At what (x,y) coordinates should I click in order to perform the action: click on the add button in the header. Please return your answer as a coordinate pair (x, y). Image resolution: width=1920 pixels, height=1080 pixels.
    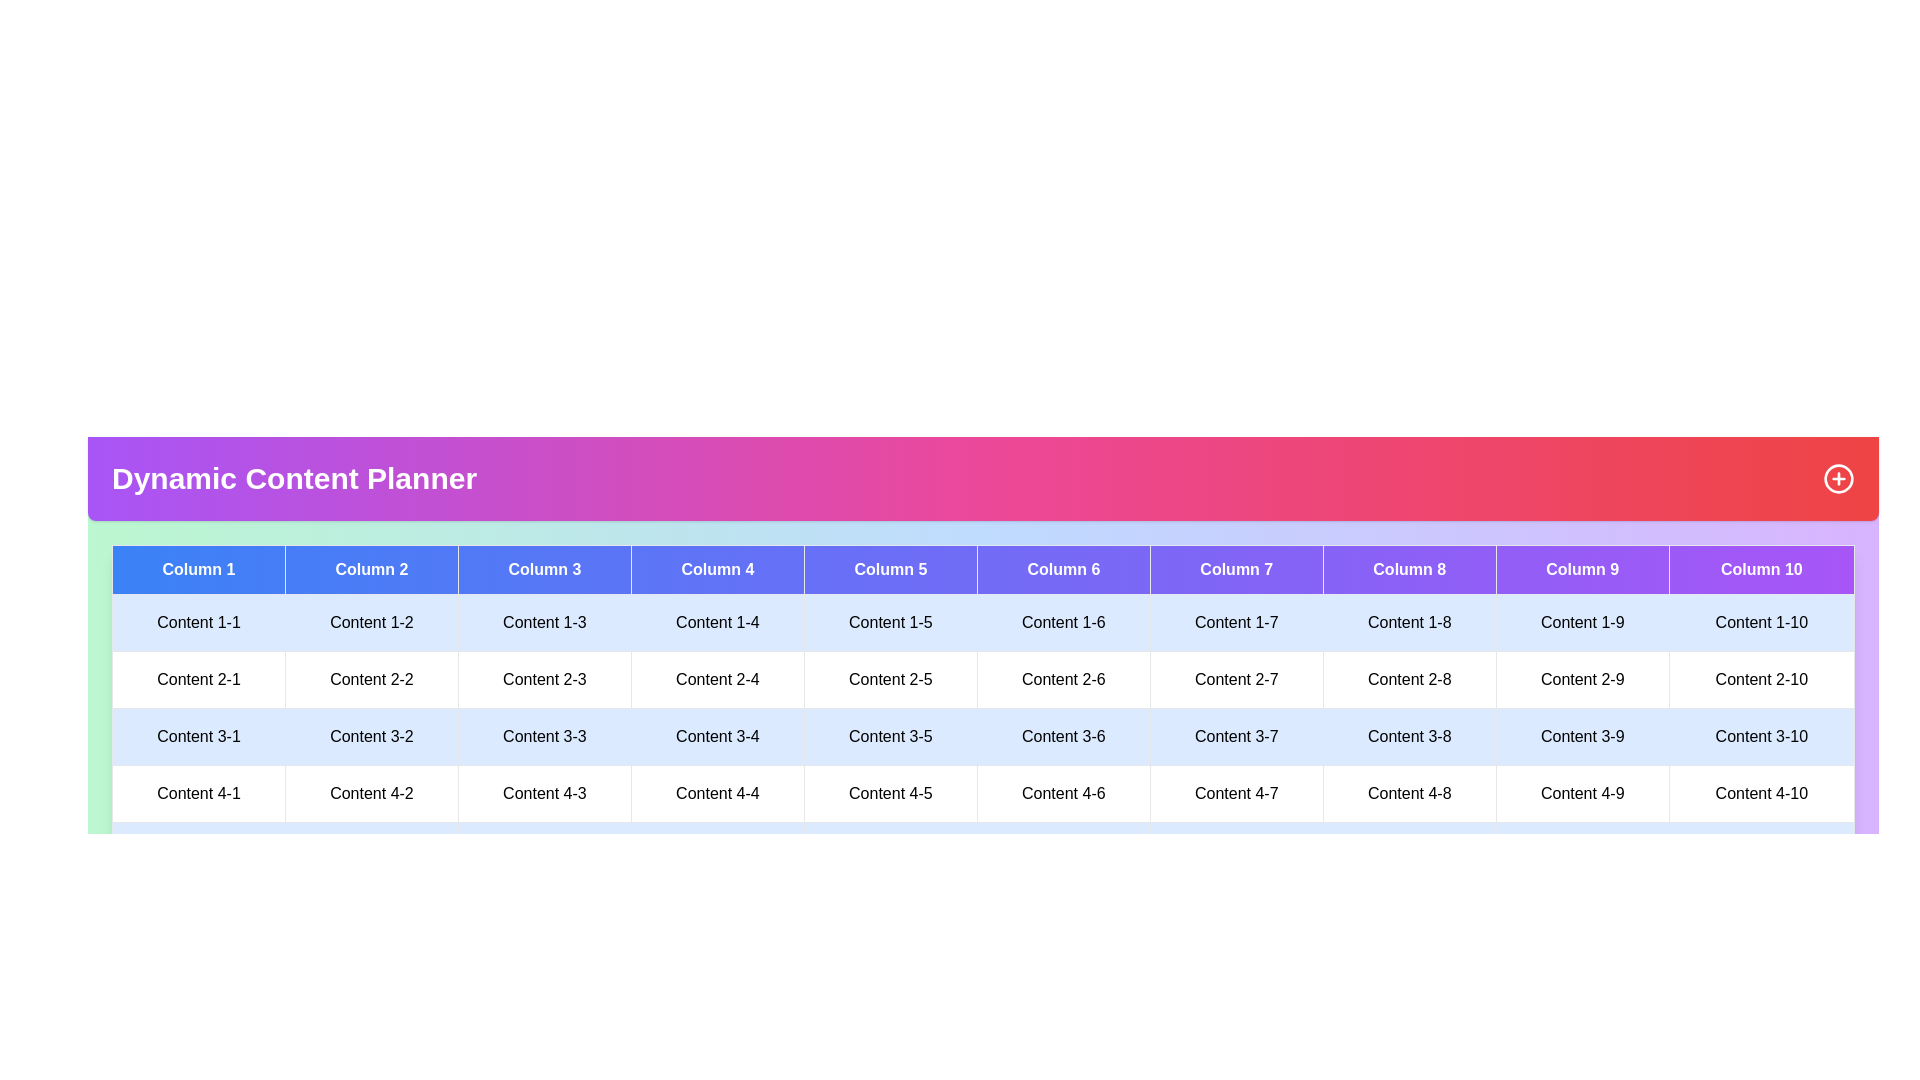
    Looking at the image, I should click on (1838, 478).